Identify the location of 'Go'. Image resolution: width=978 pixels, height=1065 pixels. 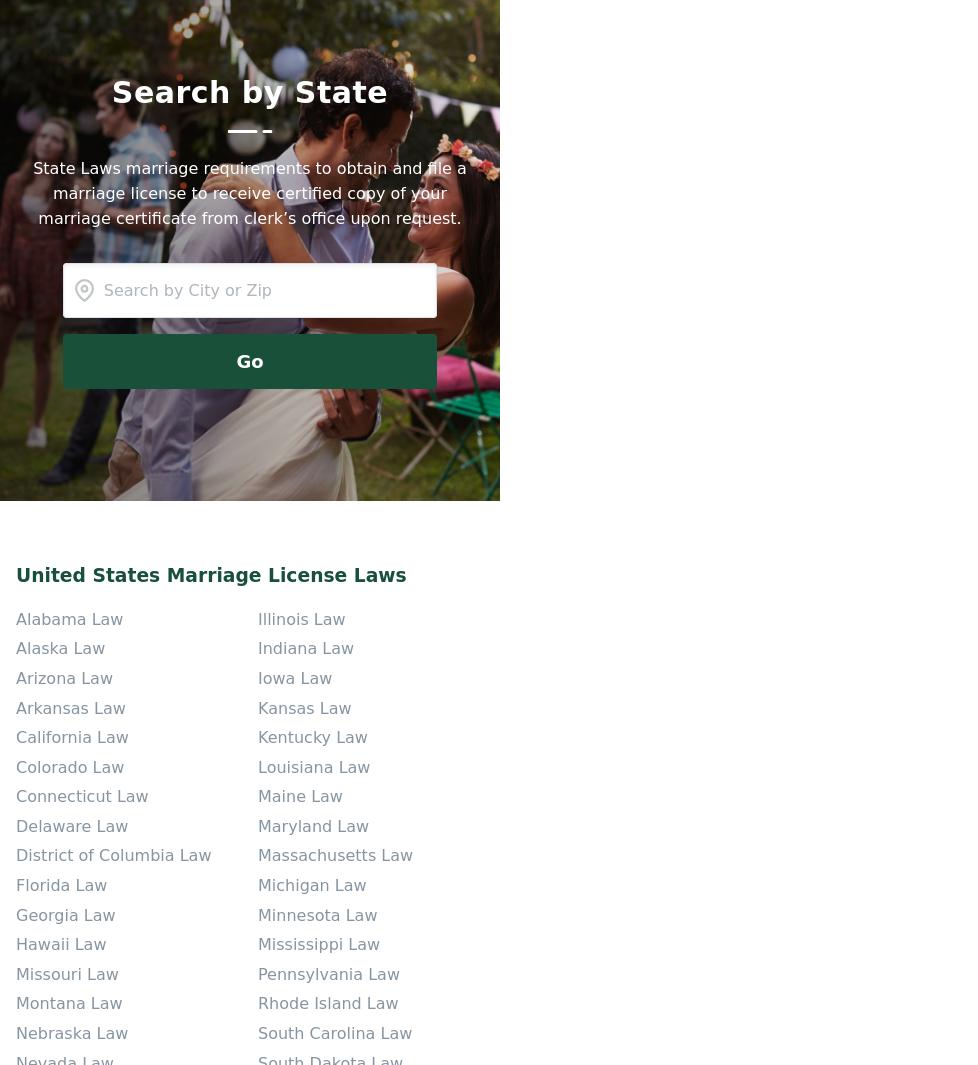
(235, 359).